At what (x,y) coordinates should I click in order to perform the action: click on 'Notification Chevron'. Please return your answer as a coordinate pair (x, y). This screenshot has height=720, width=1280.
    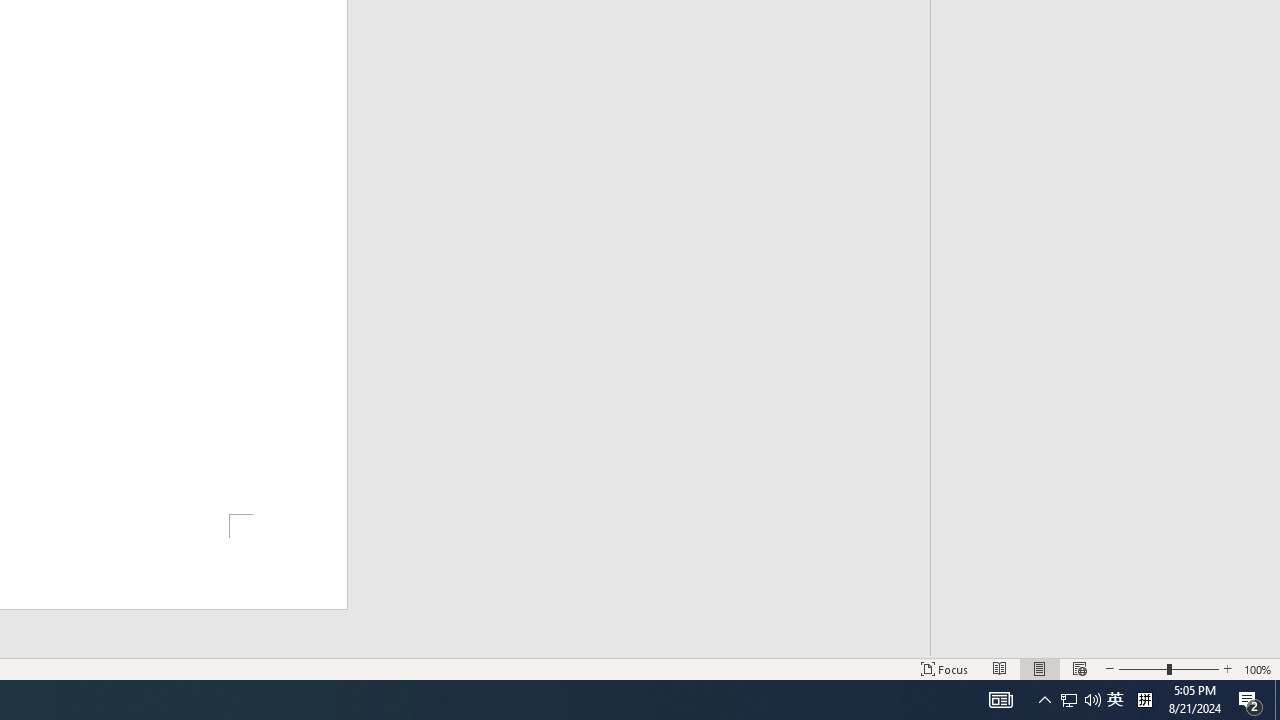
    Looking at the image, I should click on (1079, 698).